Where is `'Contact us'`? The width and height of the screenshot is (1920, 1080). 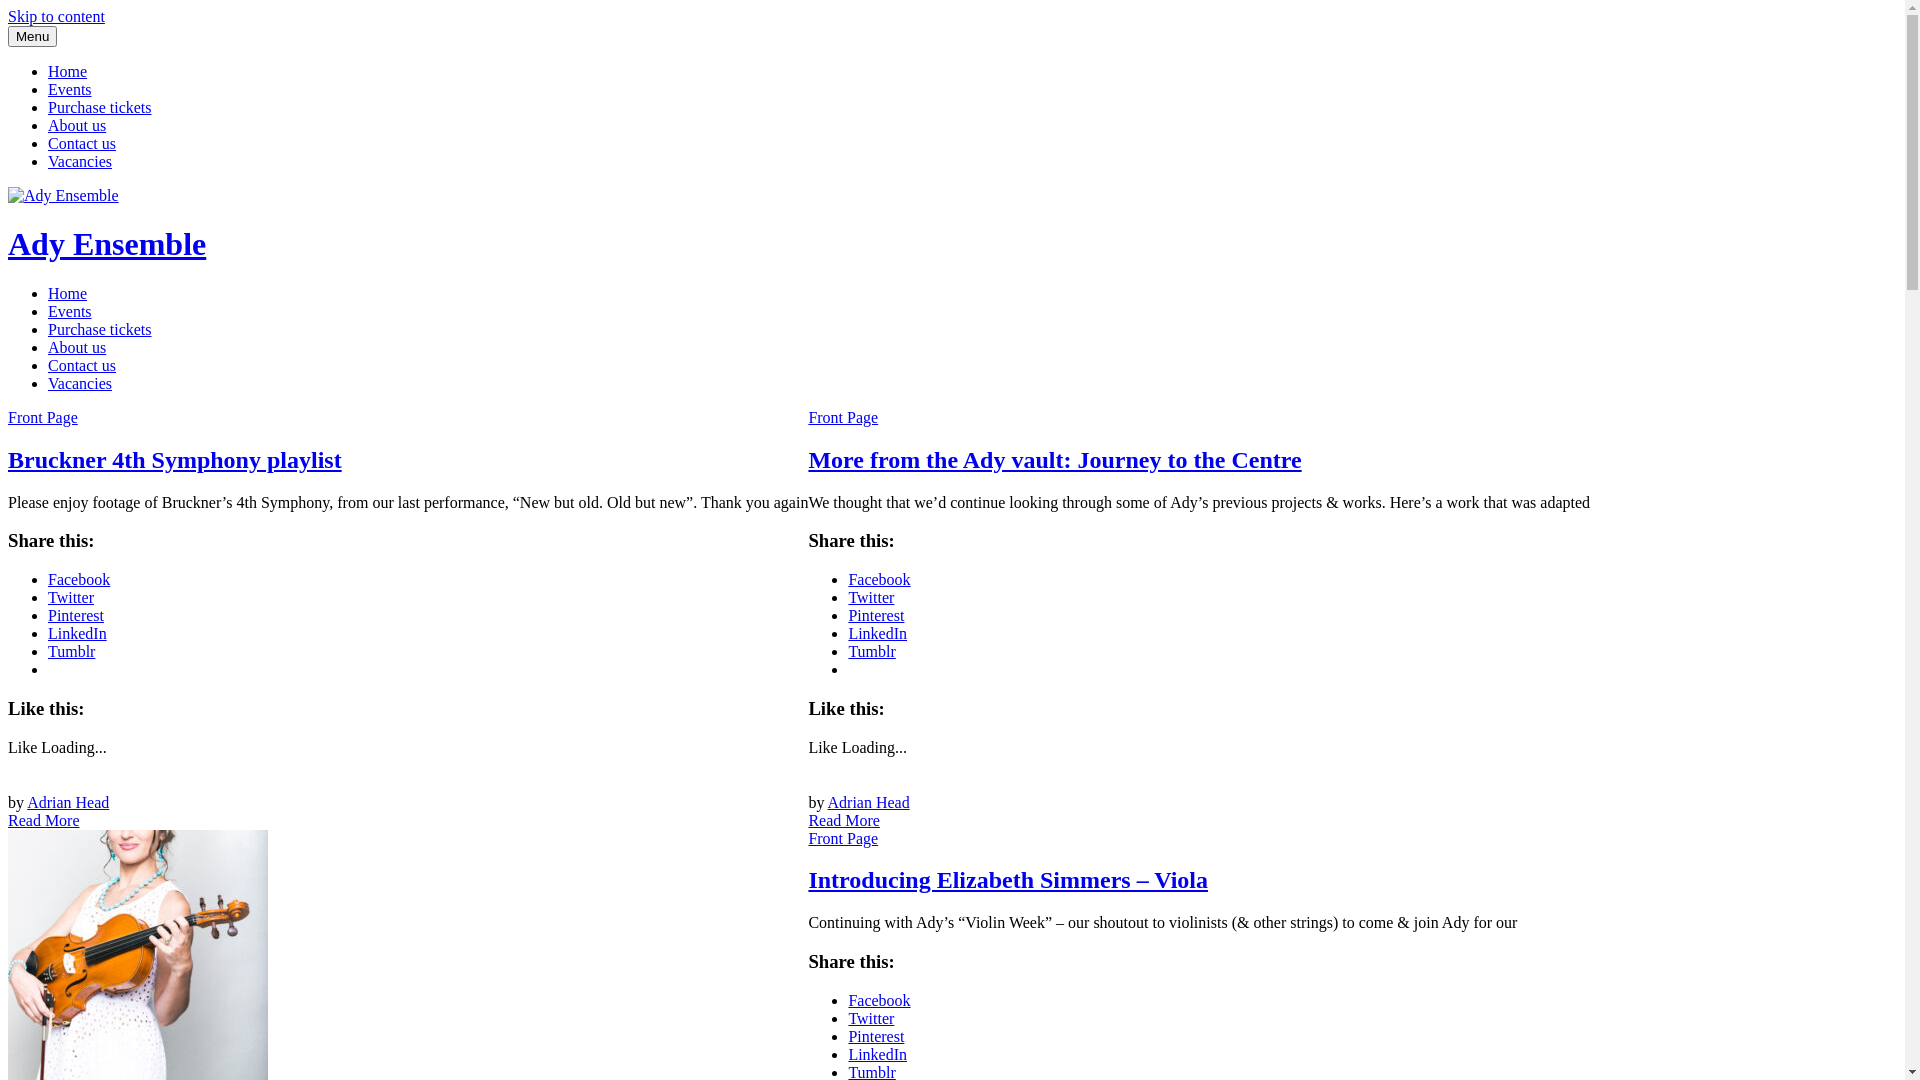 'Contact us' is located at coordinates (80, 142).